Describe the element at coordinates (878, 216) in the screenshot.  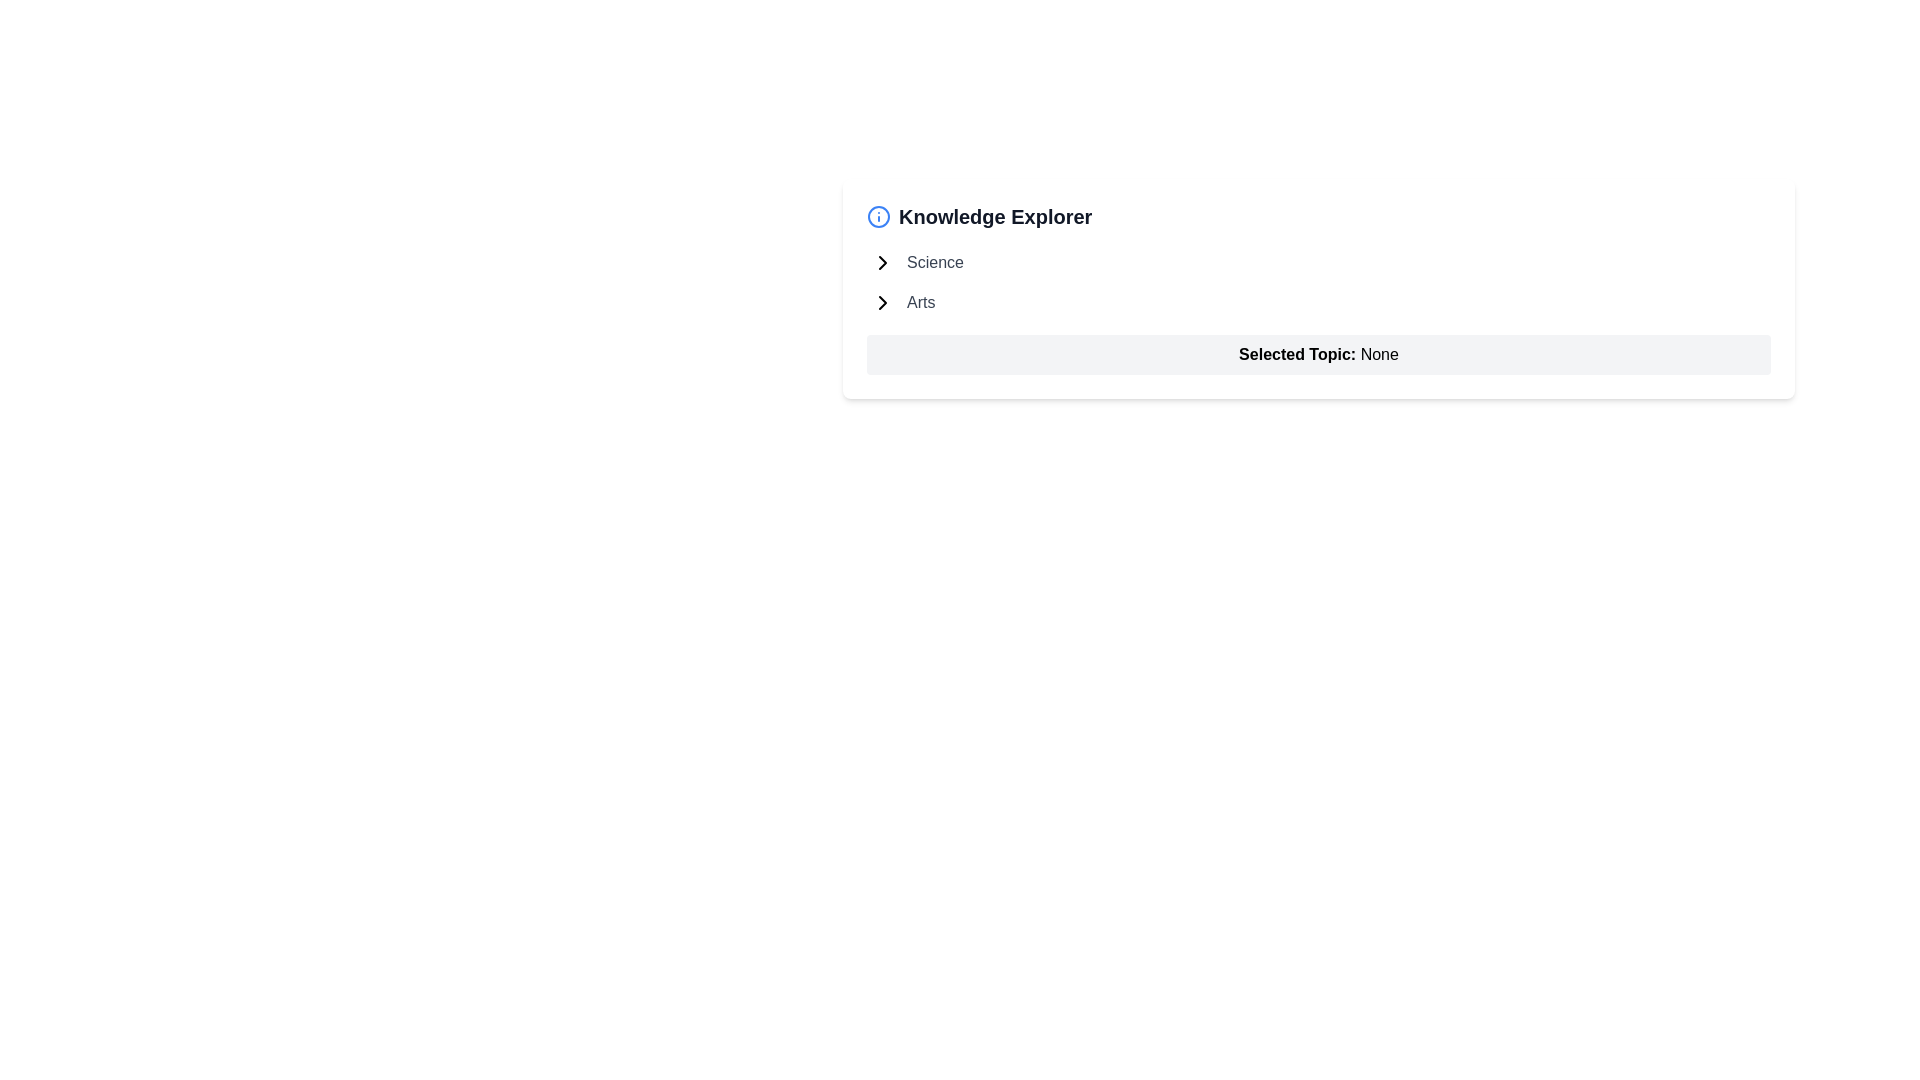
I see `the SVG circle element that has a blue outline and white inner fill, which is part of the icon to the left of the text 'Knowledge Explorer'` at that location.